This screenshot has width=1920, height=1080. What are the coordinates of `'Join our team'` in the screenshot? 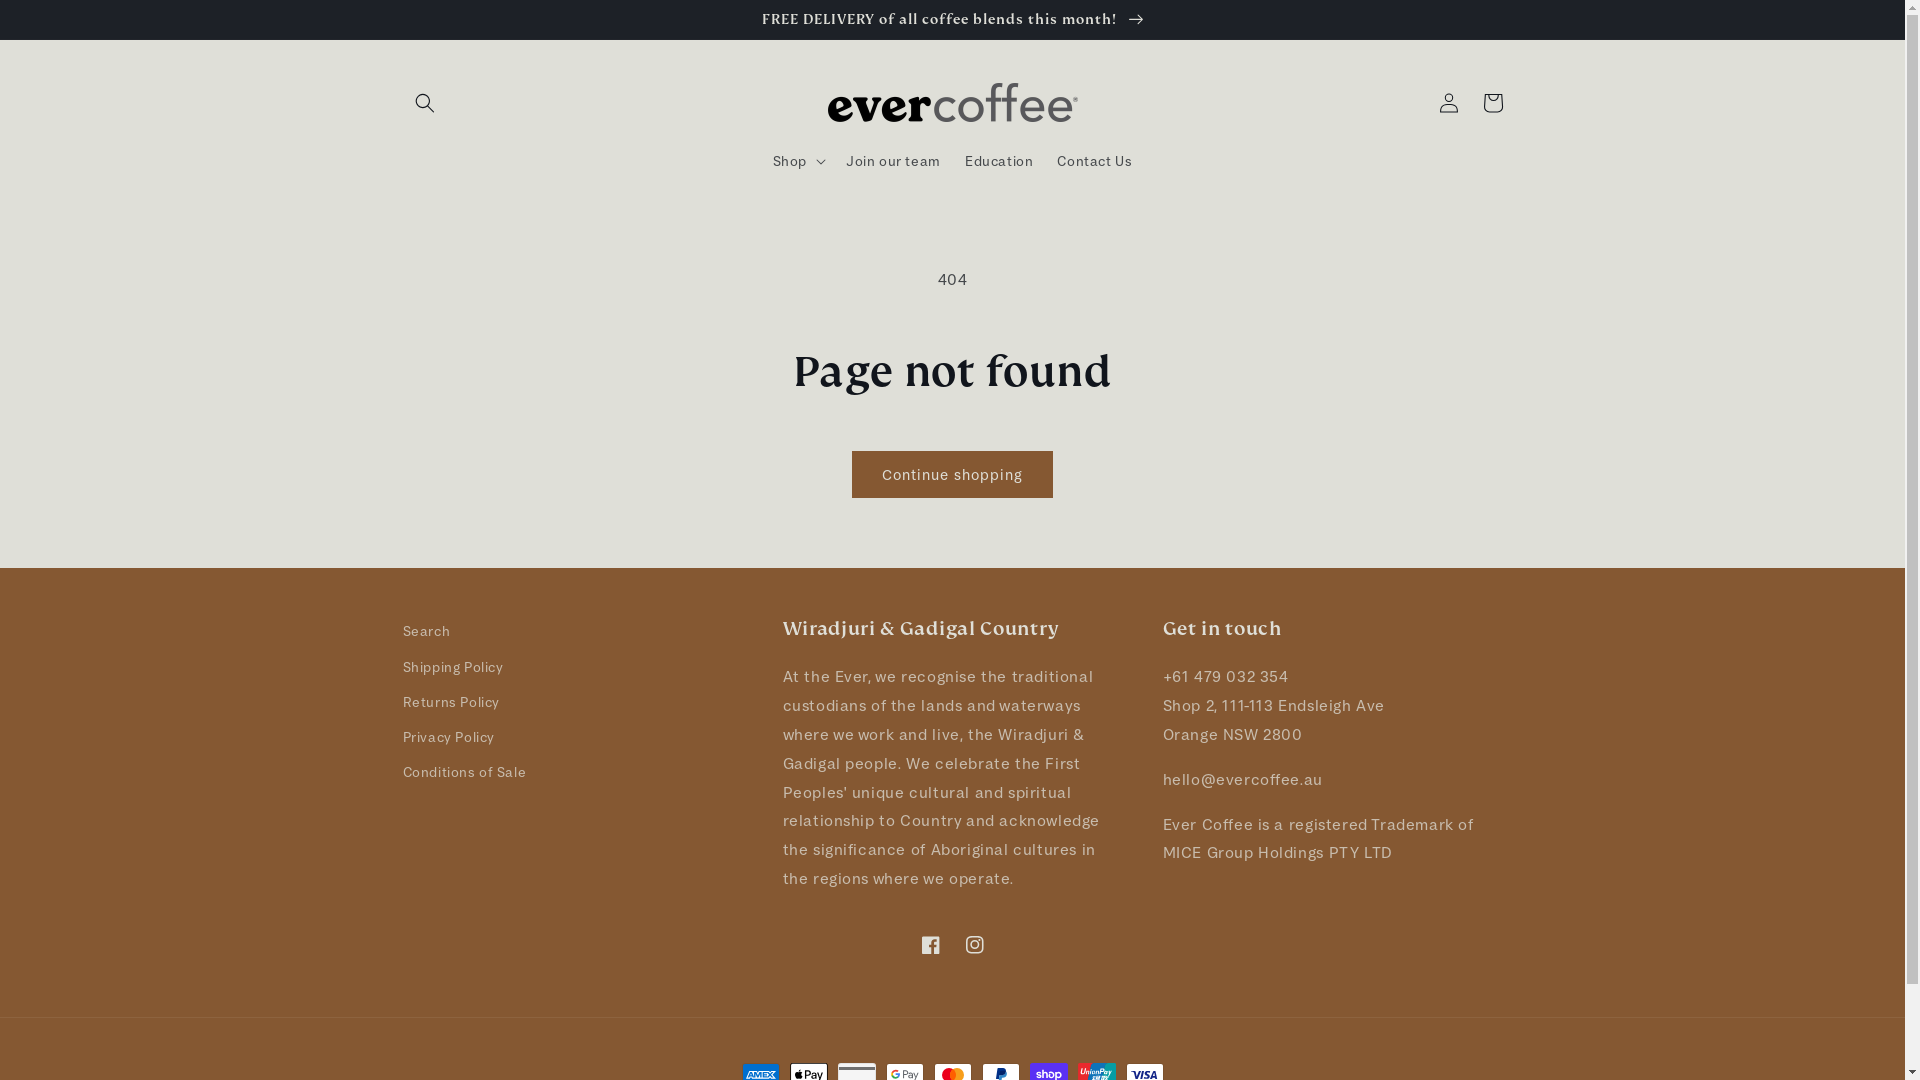 It's located at (892, 160).